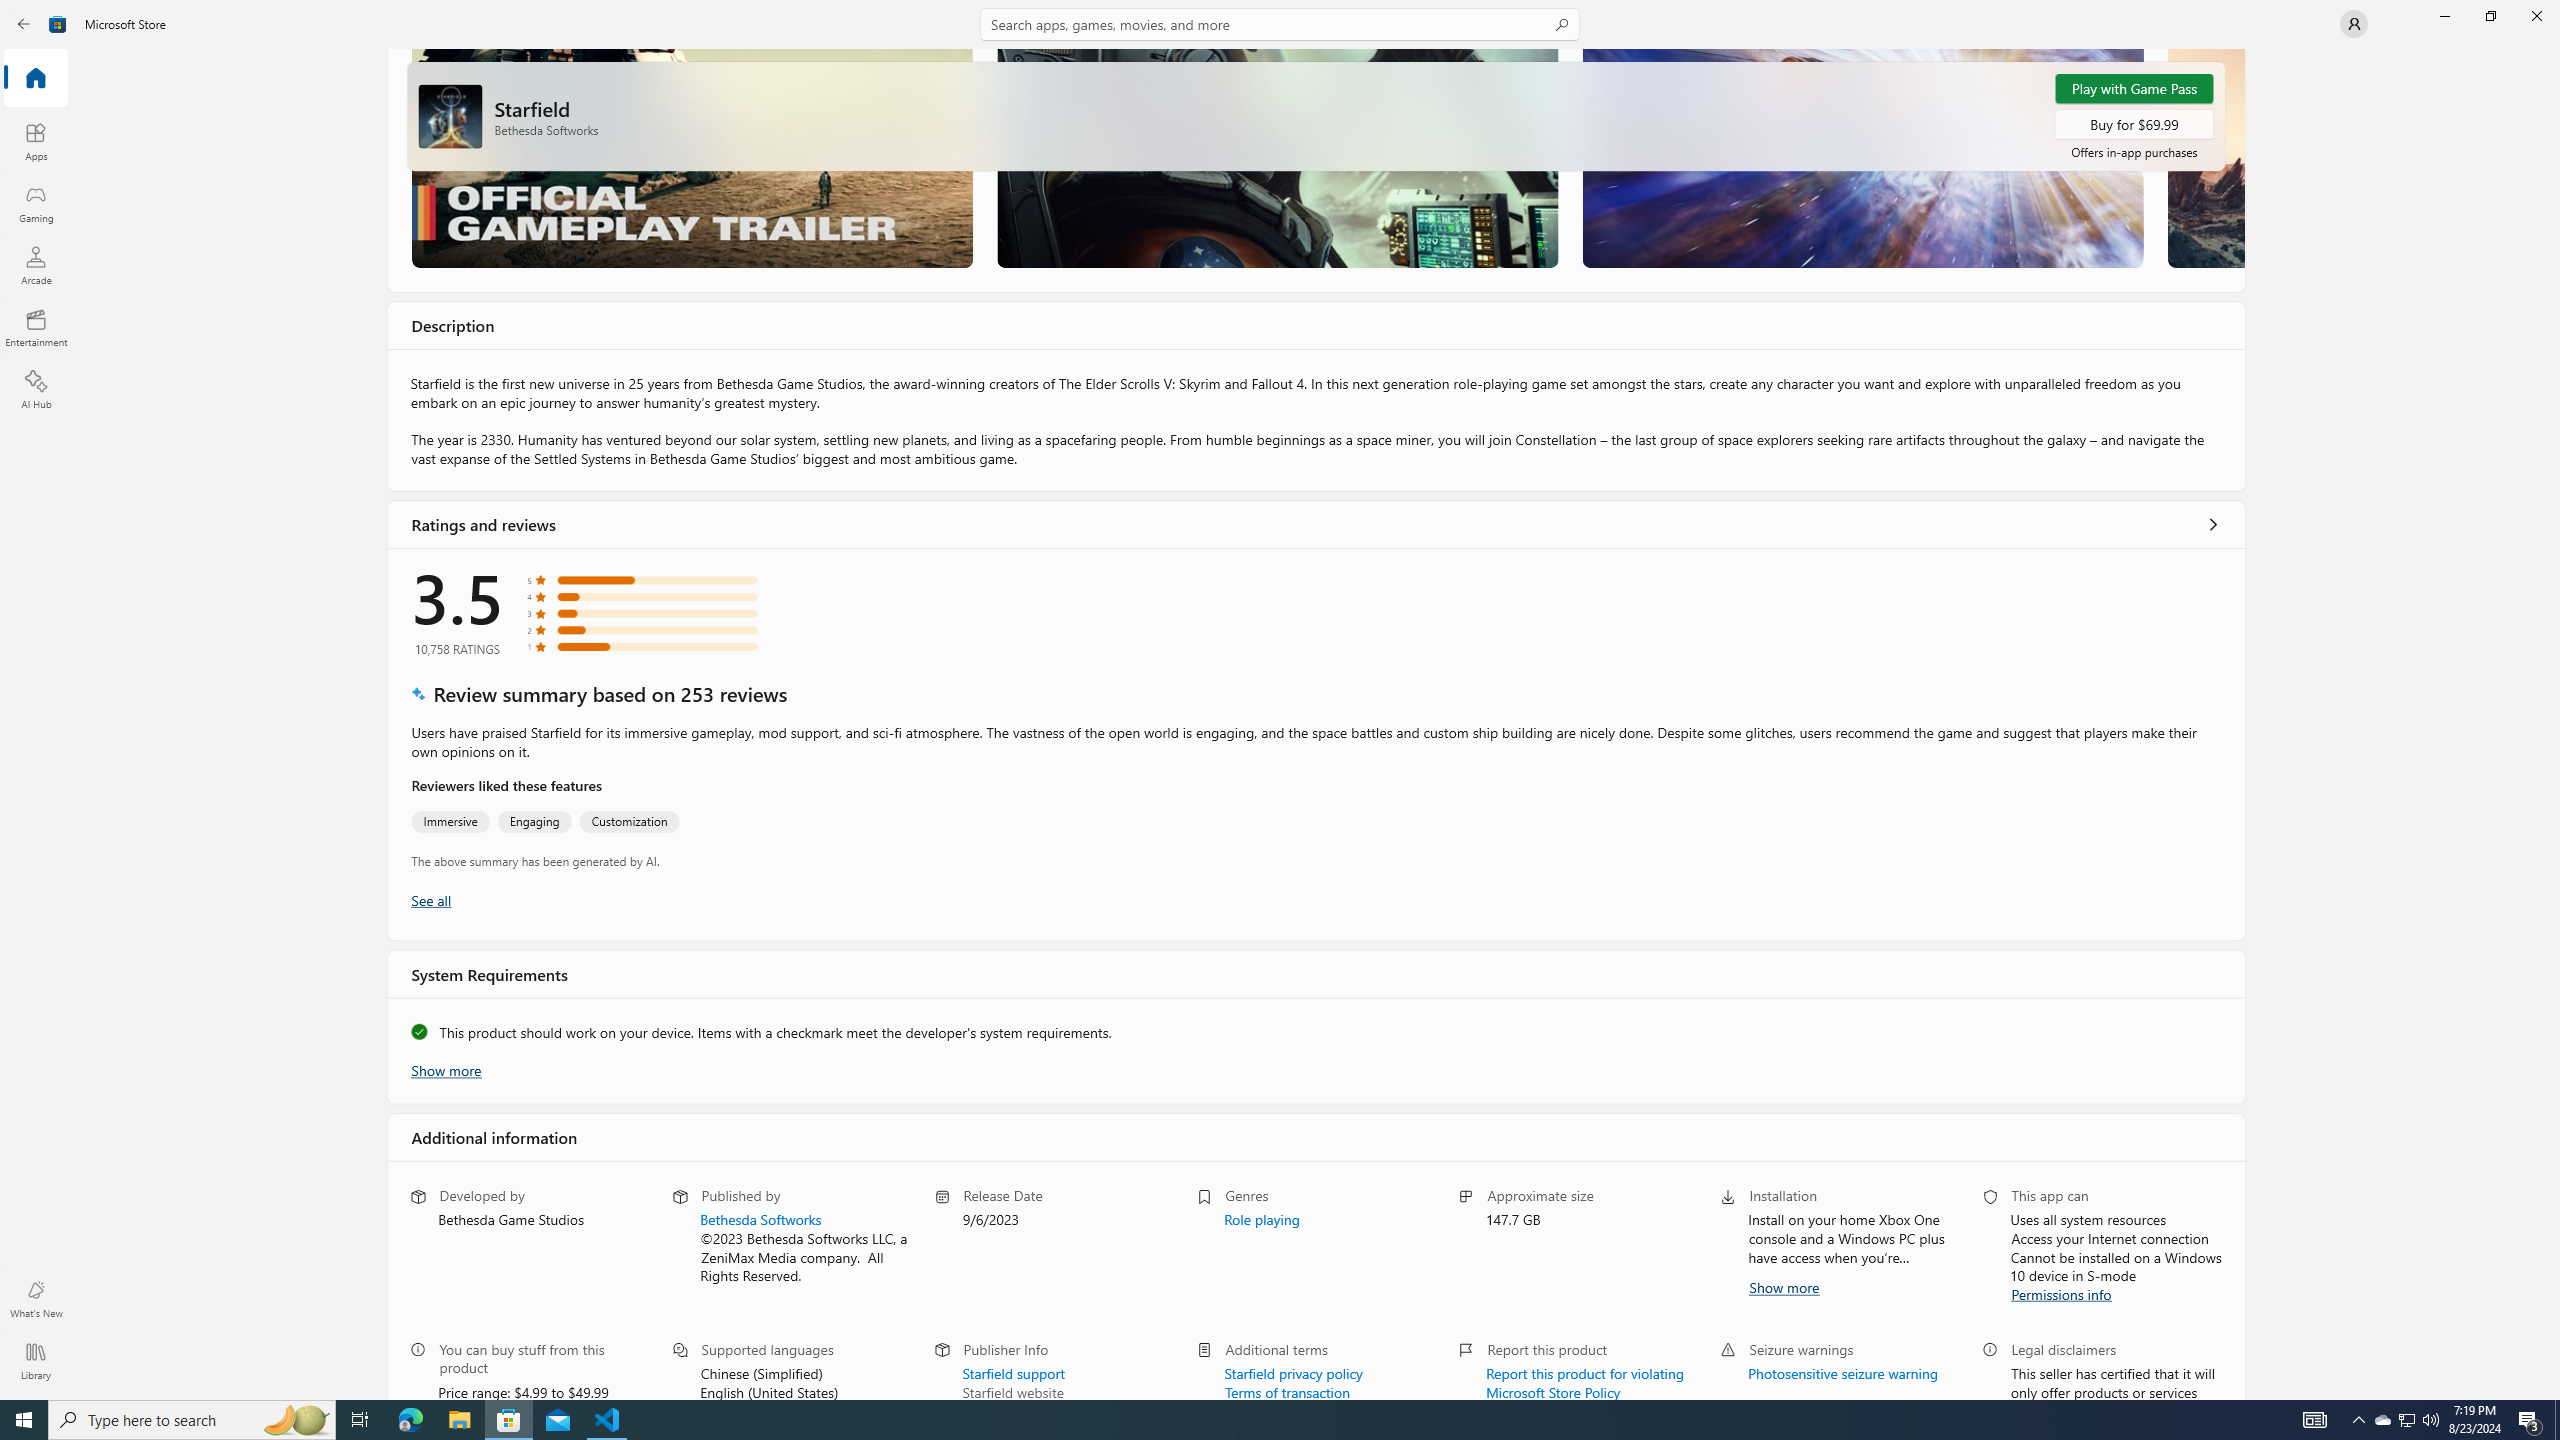  I want to click on 'Screenshot 2', so click(1275, 157).